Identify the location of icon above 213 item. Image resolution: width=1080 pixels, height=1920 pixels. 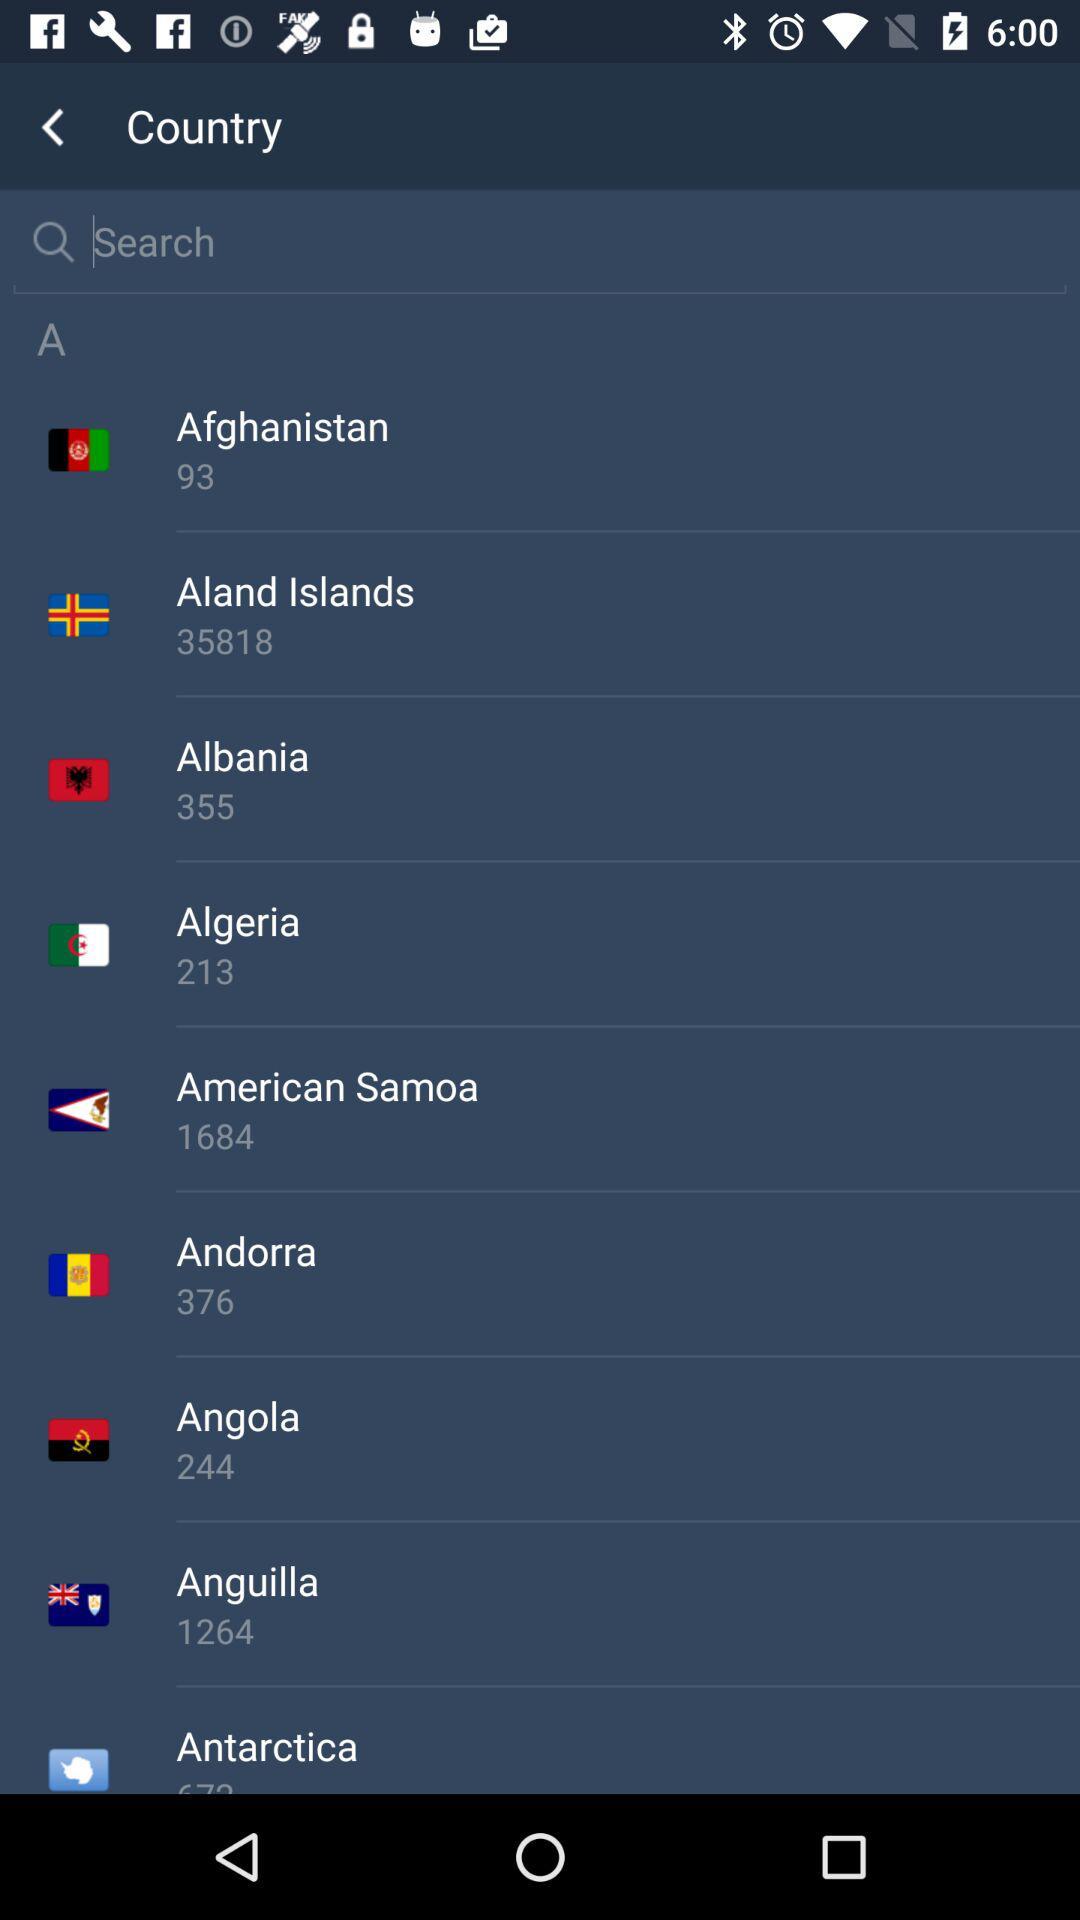
(627, 919).